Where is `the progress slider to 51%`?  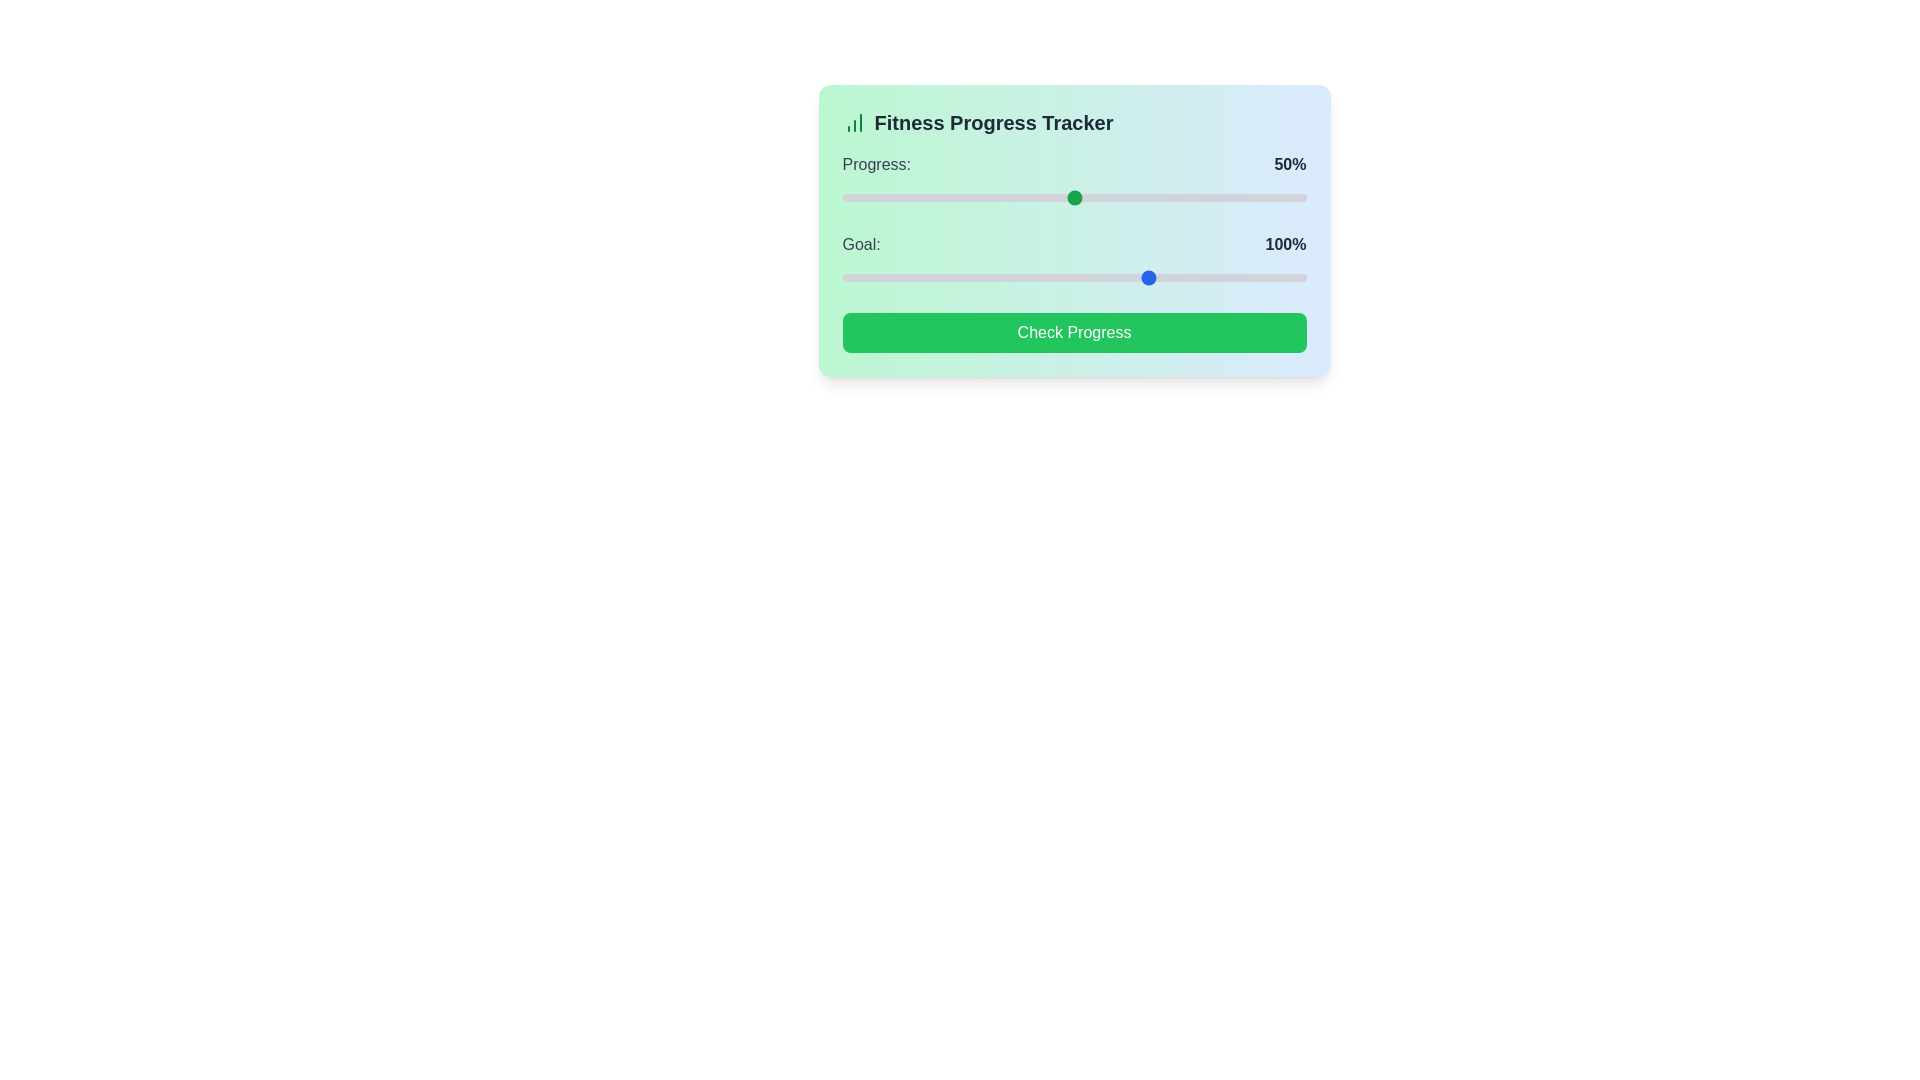
the progress slider to 51% is located at coordinates (1078, 197).